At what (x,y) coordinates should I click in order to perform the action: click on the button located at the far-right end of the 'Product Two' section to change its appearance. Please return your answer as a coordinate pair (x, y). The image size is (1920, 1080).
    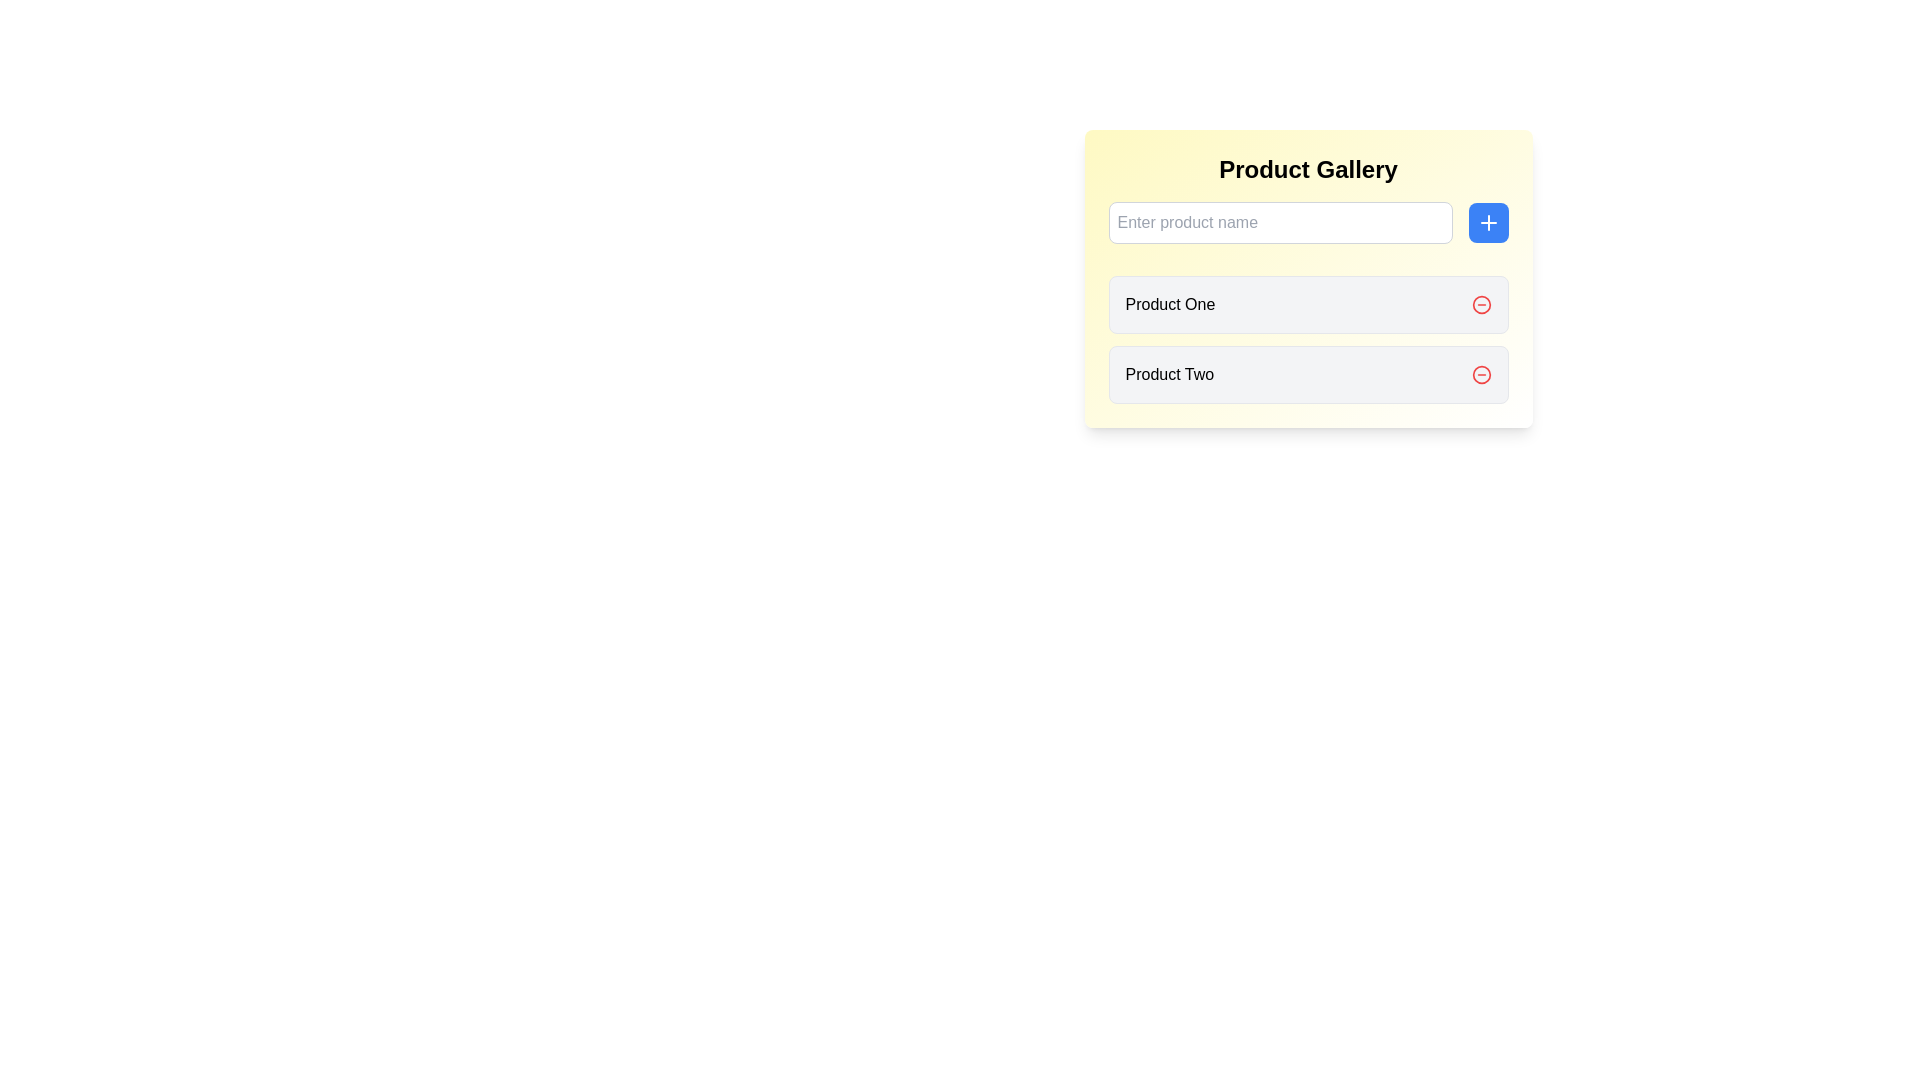
    Looking at the image, I should click on (1481, 374).